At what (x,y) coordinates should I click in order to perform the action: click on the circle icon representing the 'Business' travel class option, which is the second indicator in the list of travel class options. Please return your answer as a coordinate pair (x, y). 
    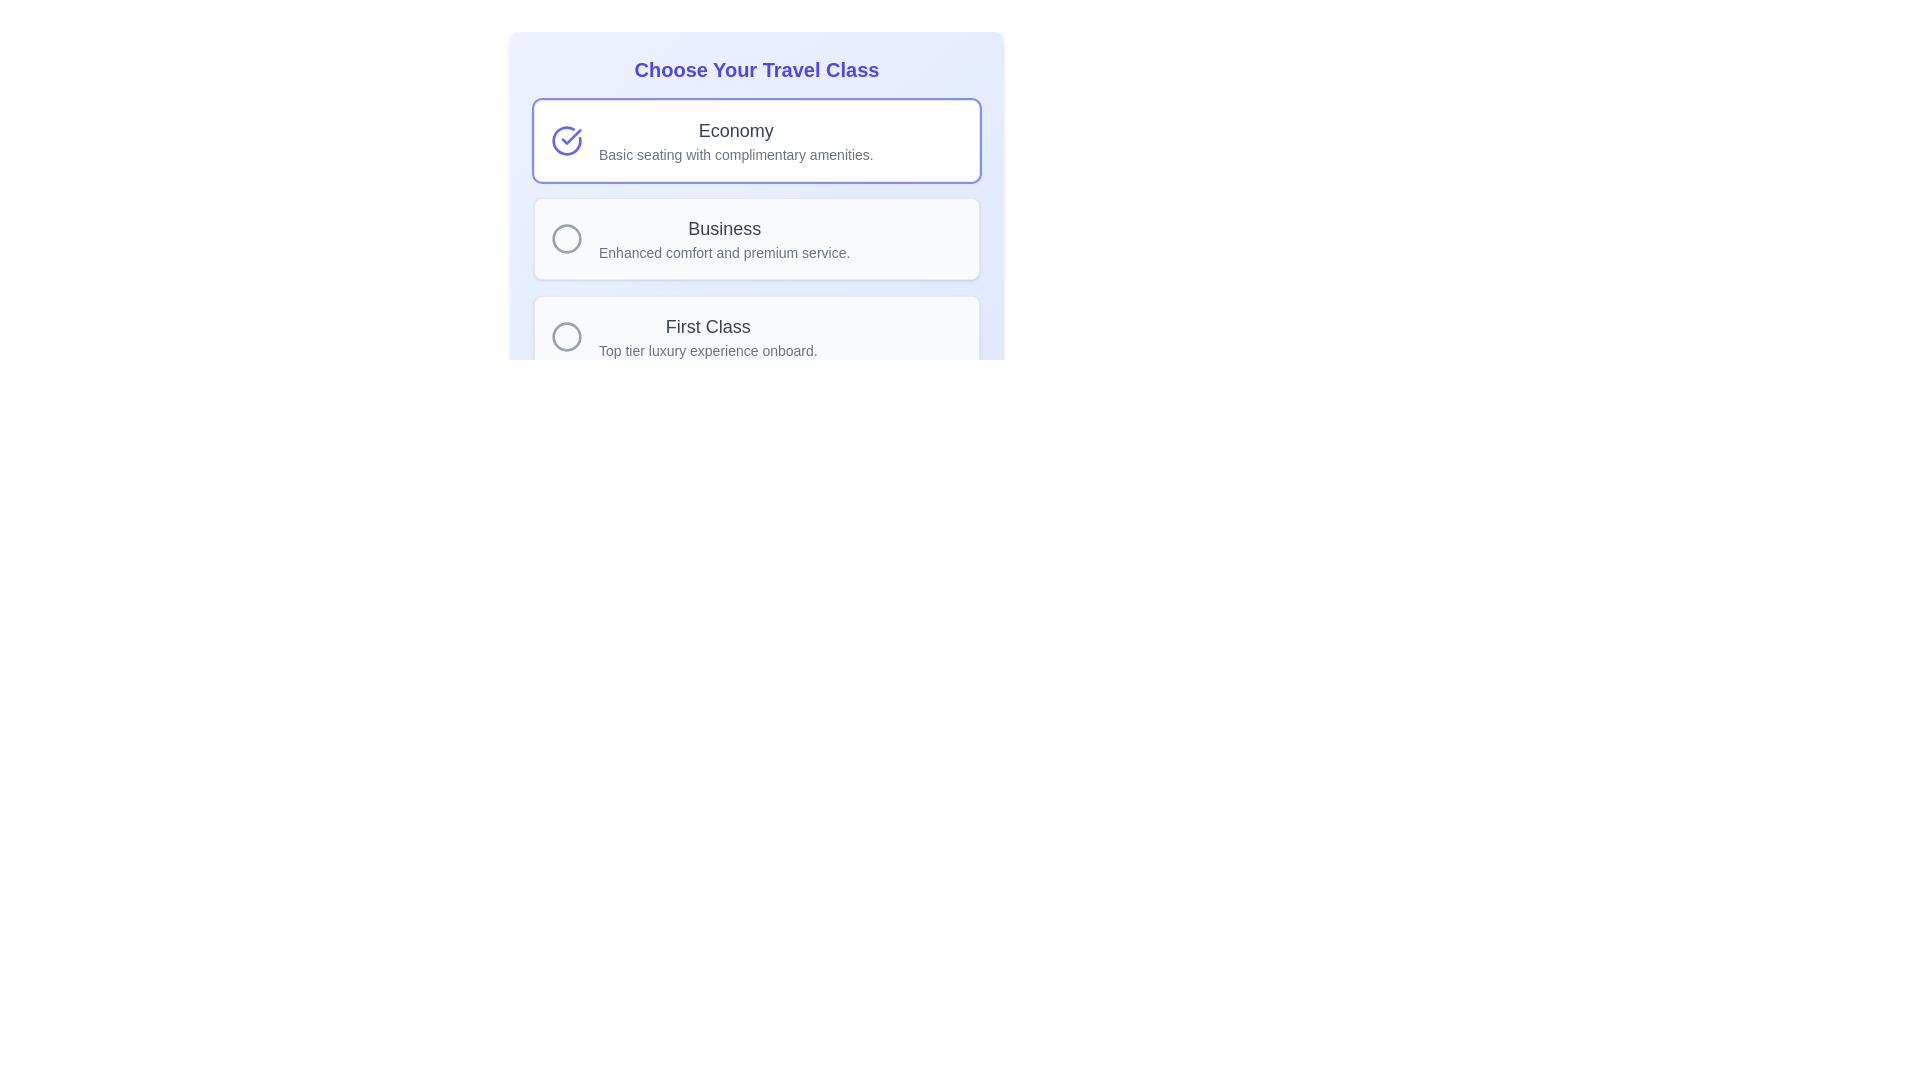
    Looking at the image, I should click on (565, 238).